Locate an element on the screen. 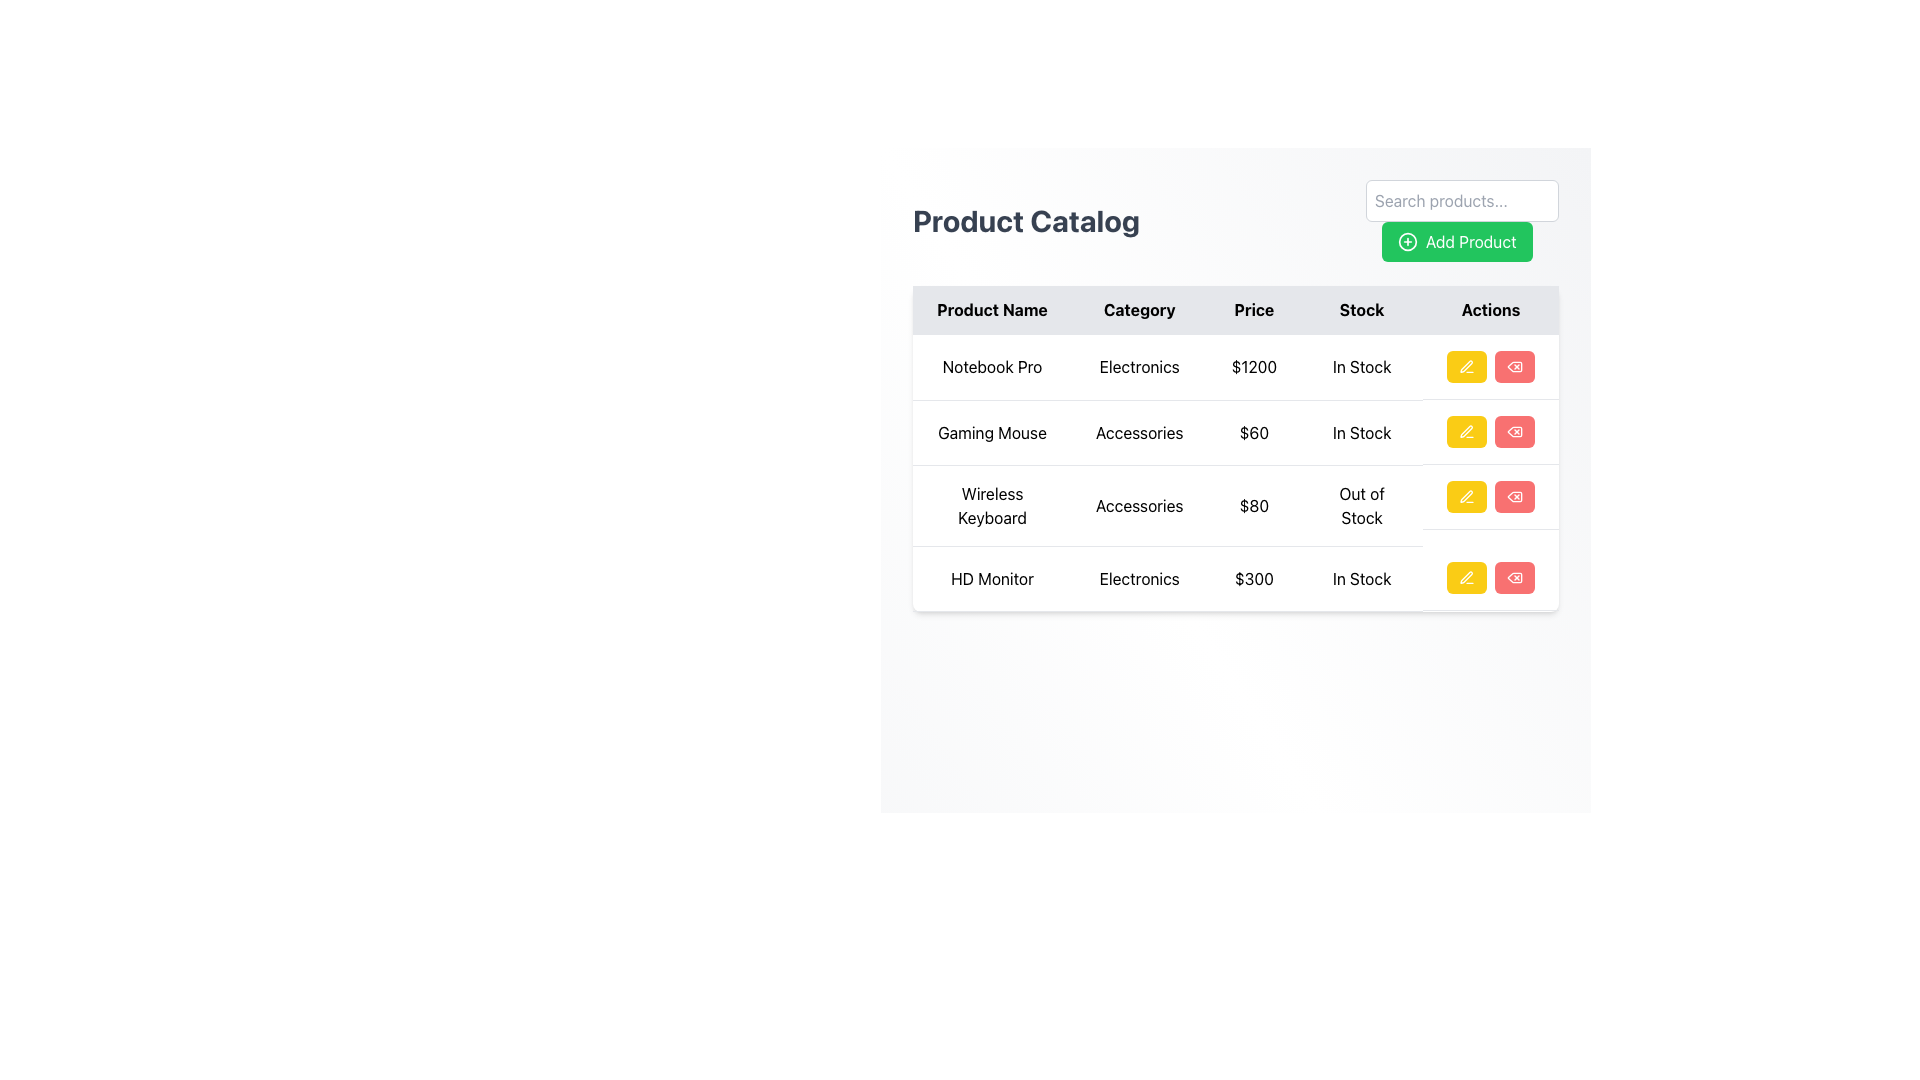 The image size is (1920, 1080). the bright yellow edit button with a pencil icon located in the 'Actions' column of the second row of the product catalog table to initiate the edit function is located at coordinates (1467, 431).